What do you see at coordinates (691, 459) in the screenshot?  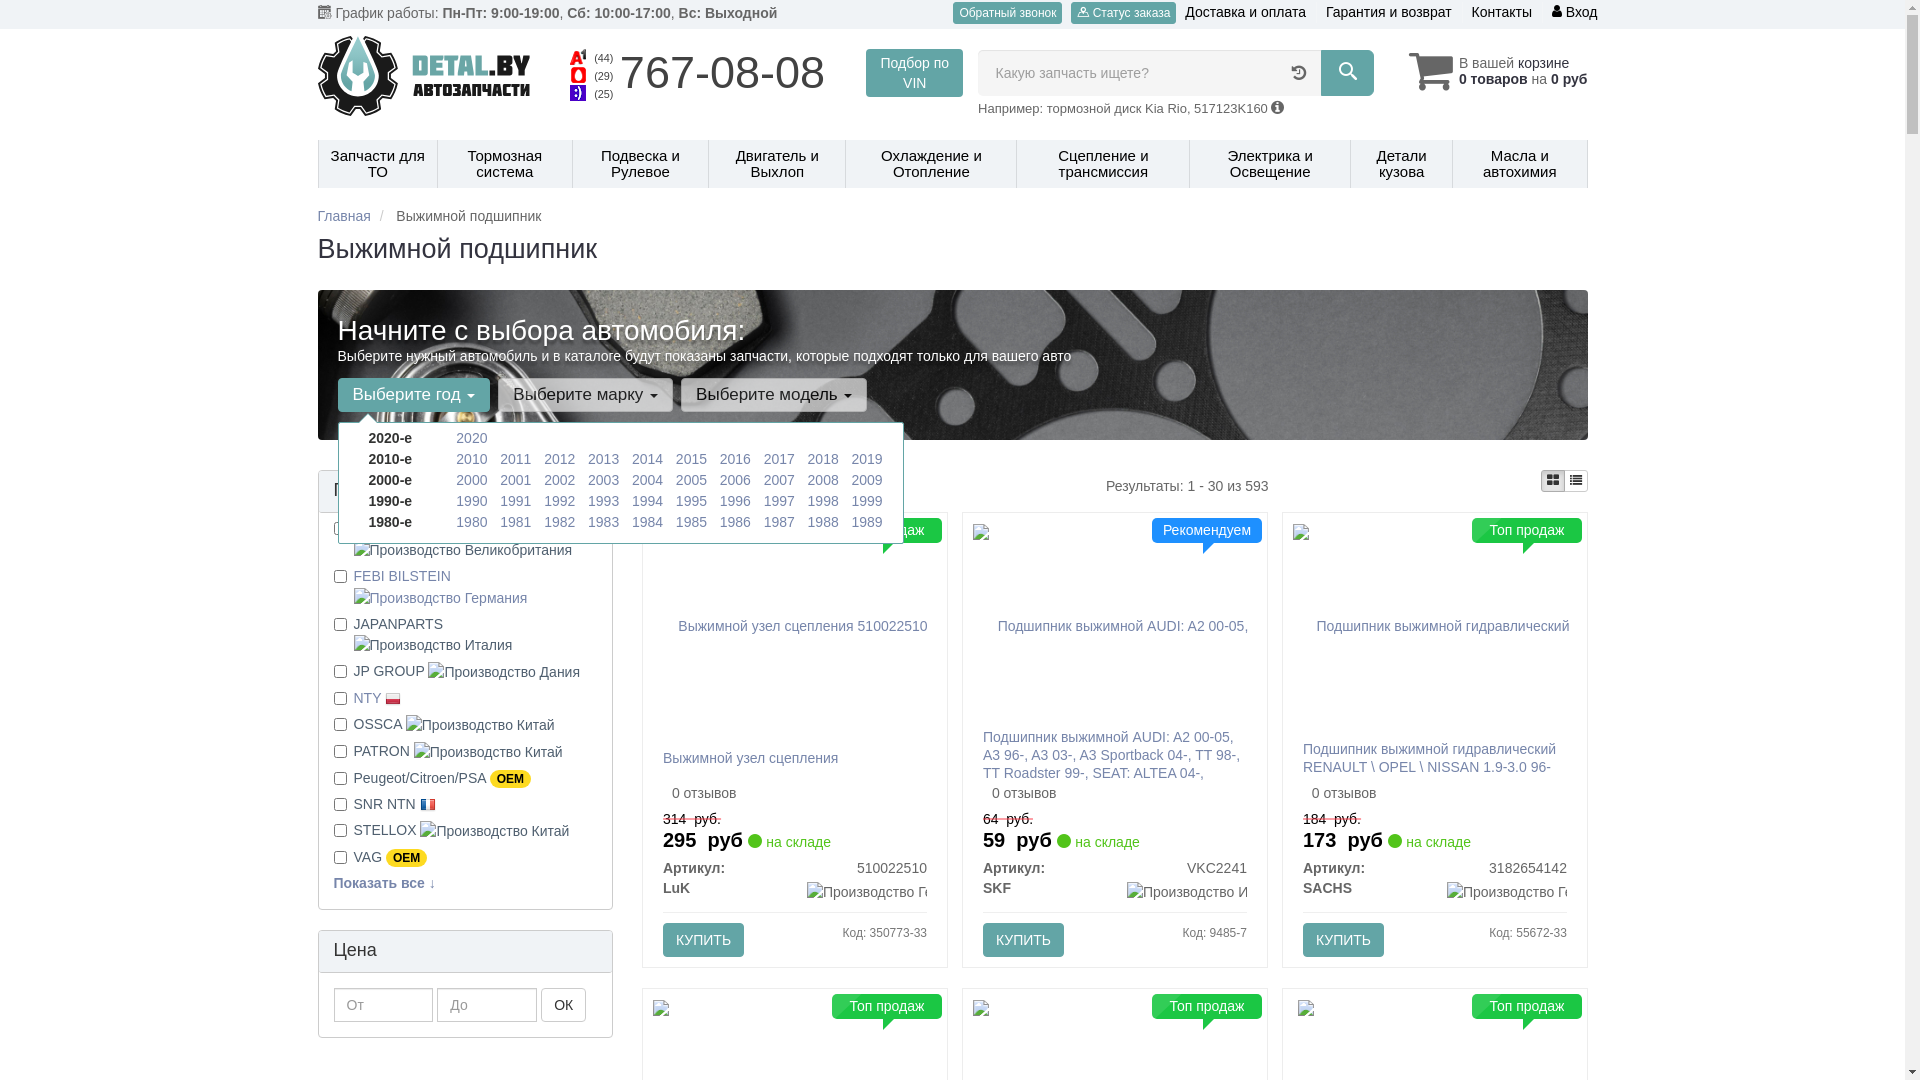 I see `'2015'` at bounding box center [691, 459].